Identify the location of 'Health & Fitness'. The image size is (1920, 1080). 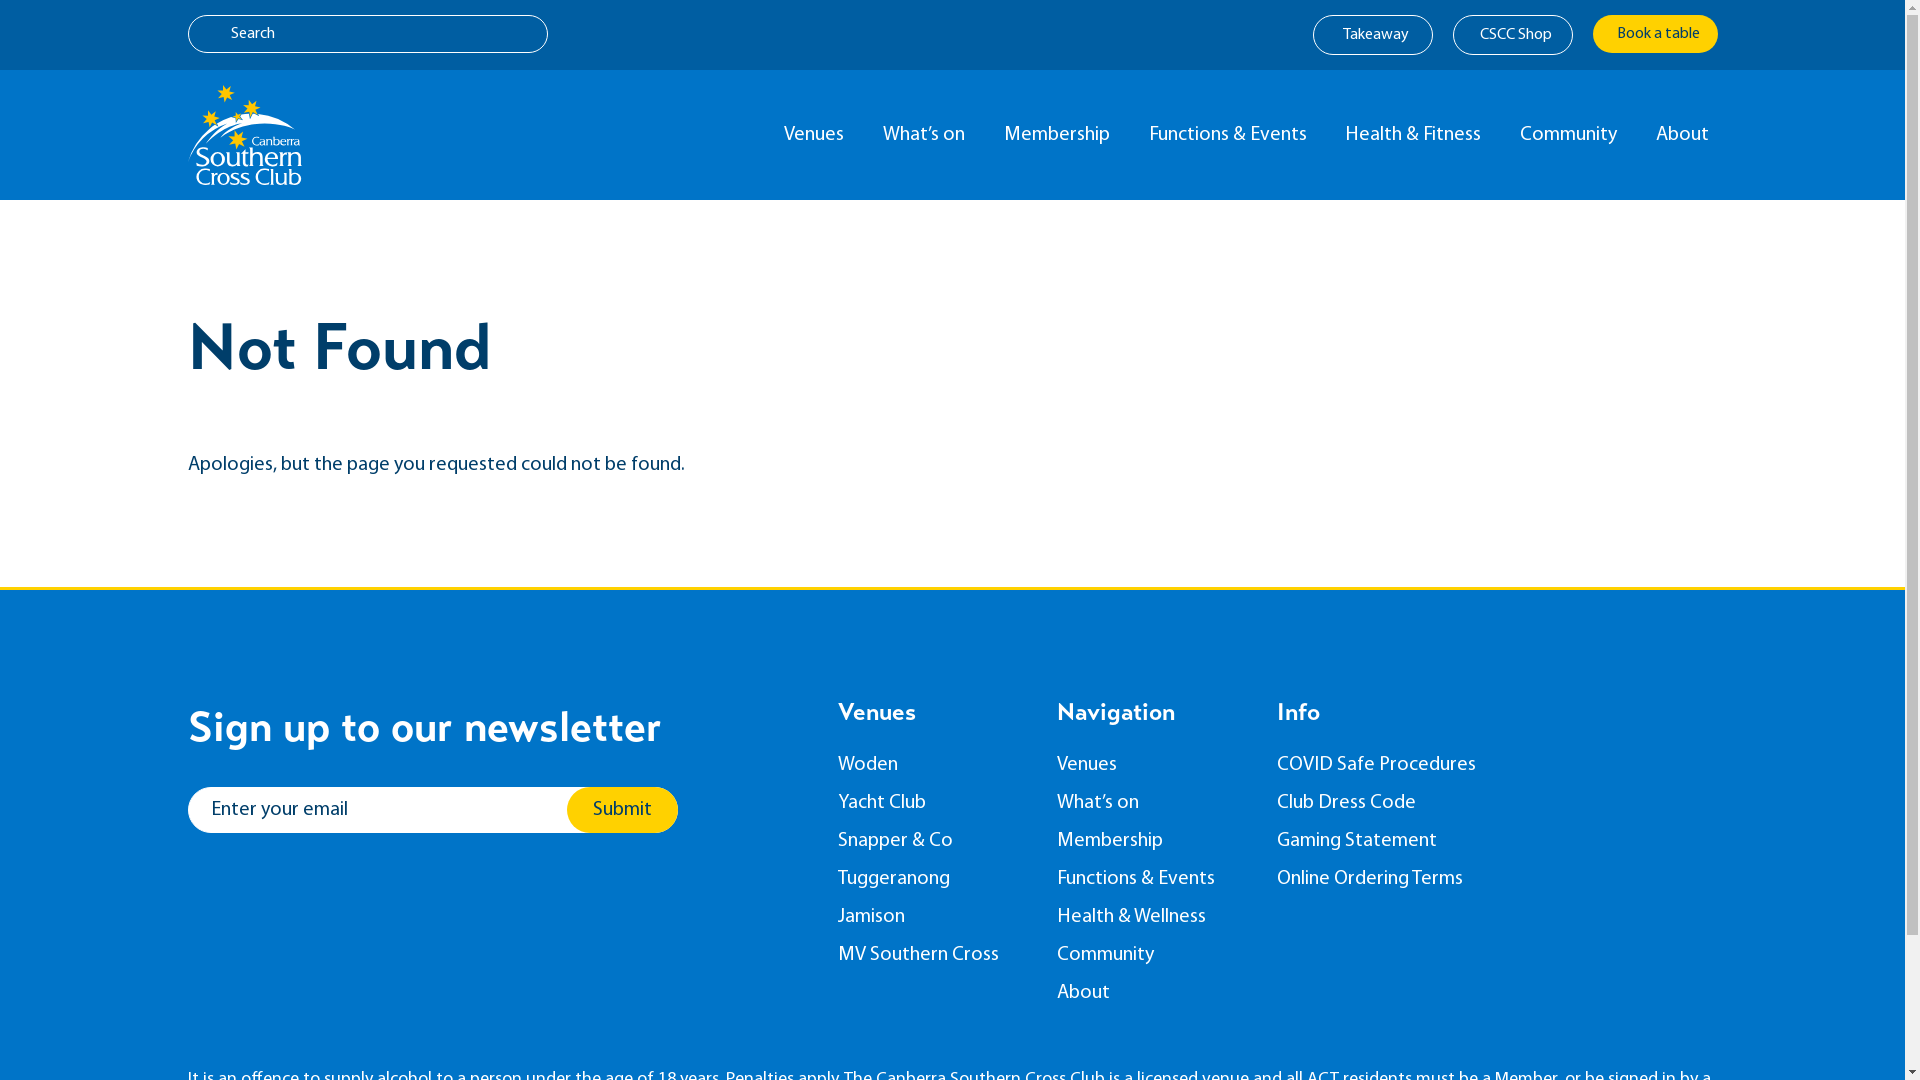
(1416, 135).